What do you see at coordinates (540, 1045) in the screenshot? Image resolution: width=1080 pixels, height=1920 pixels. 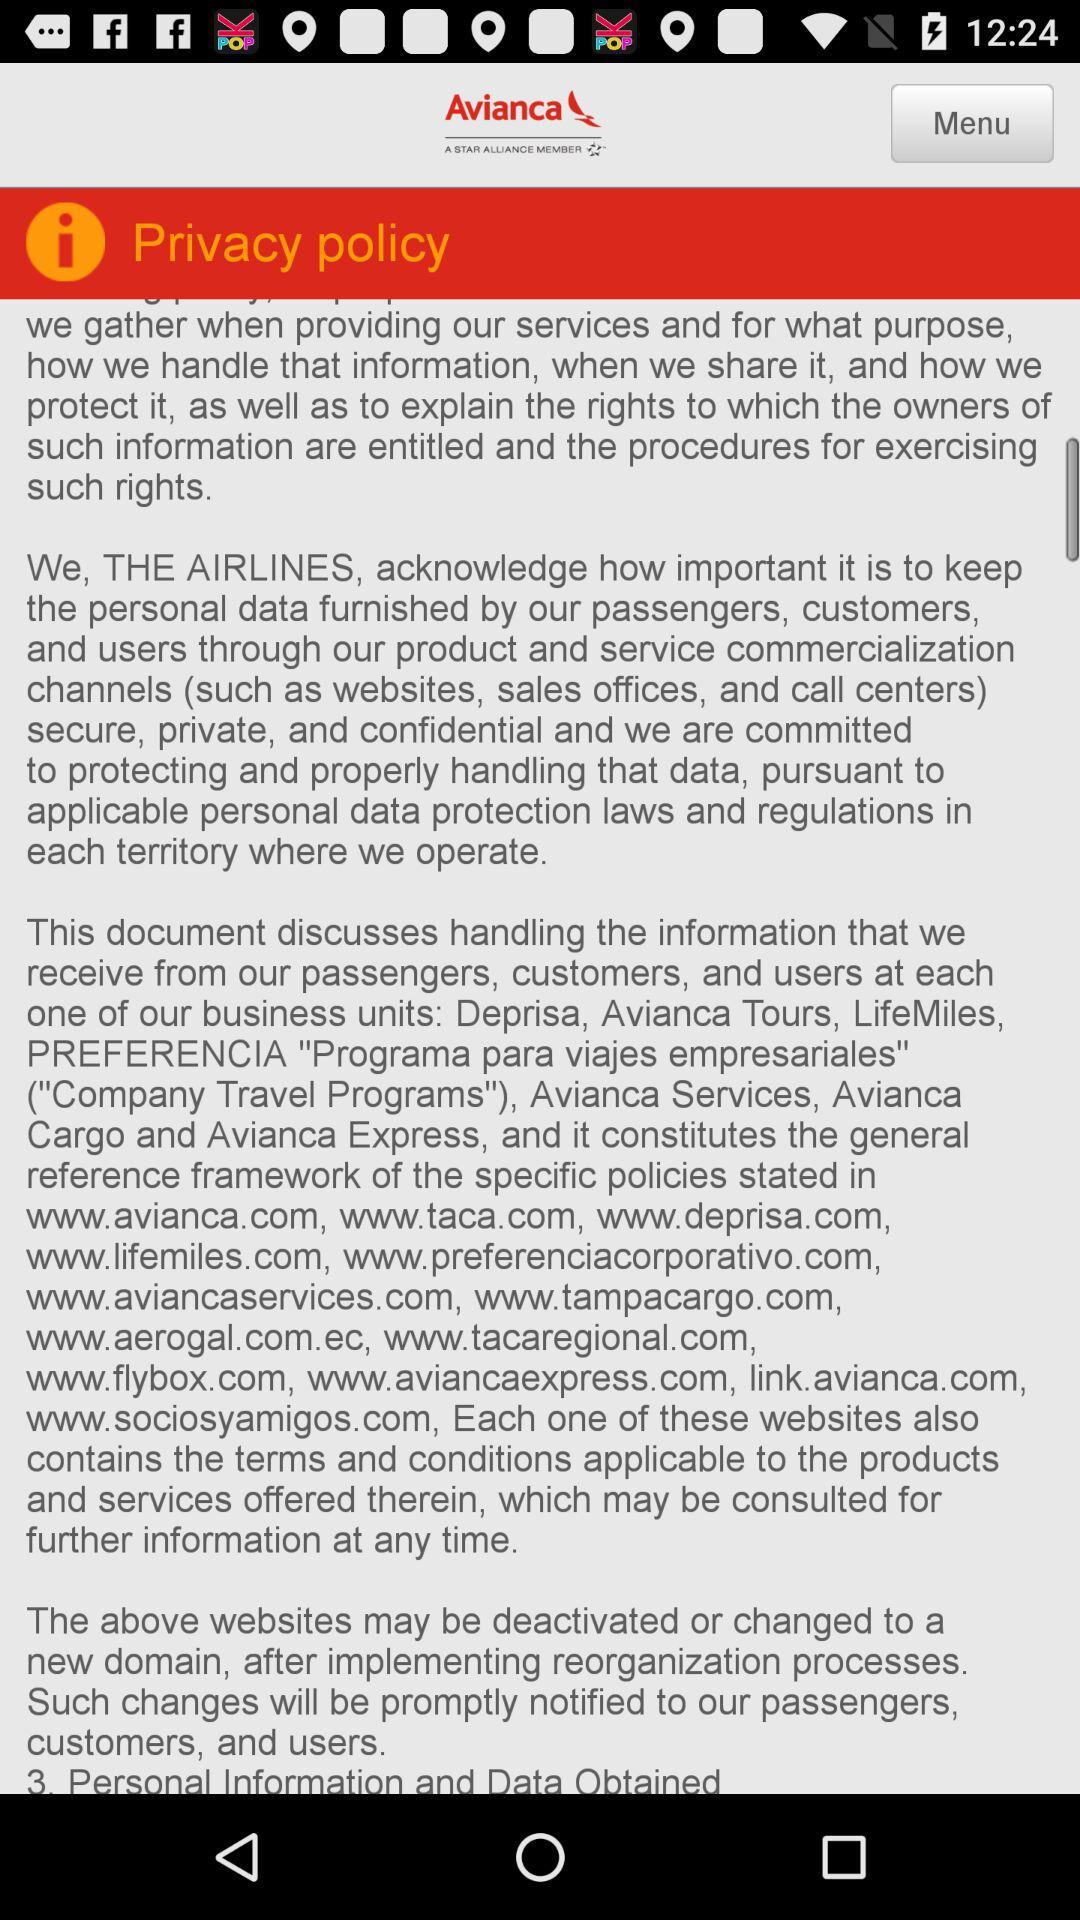 I see `the 1 who we` at bounding box center [540, 1045].